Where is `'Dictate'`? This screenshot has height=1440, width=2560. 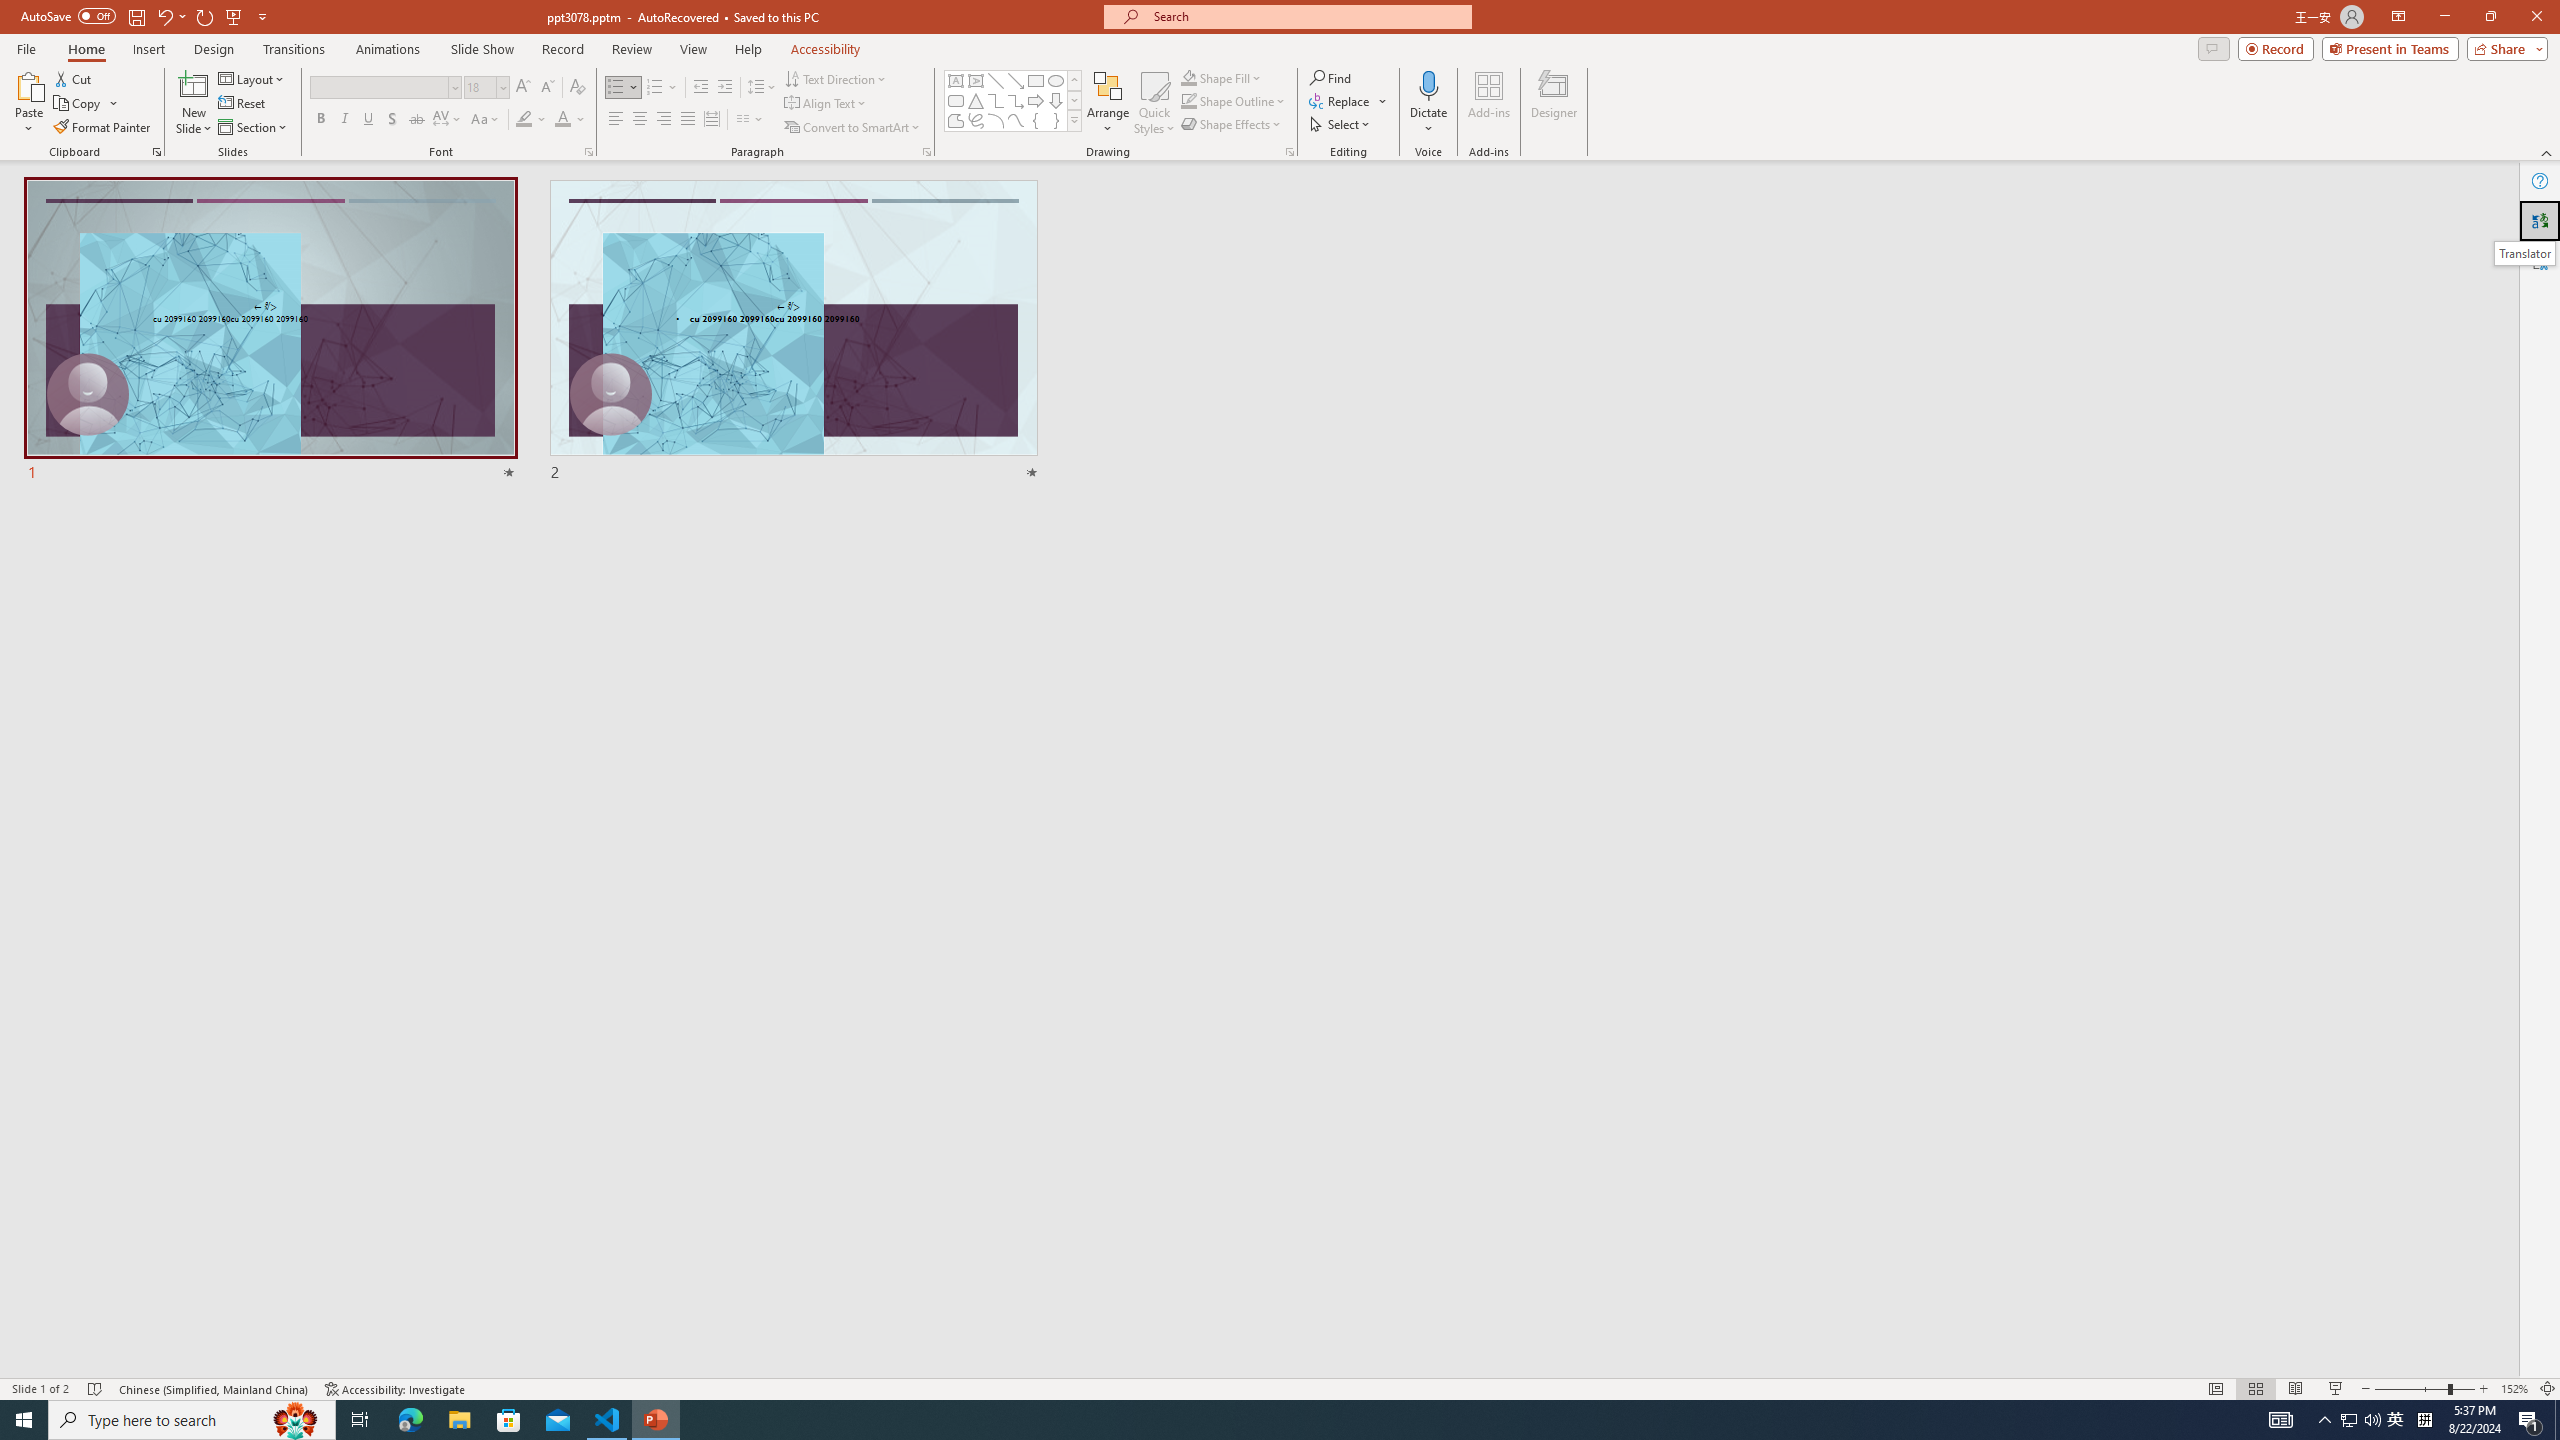 'Dictate' is located at coordinates (1427, 103).